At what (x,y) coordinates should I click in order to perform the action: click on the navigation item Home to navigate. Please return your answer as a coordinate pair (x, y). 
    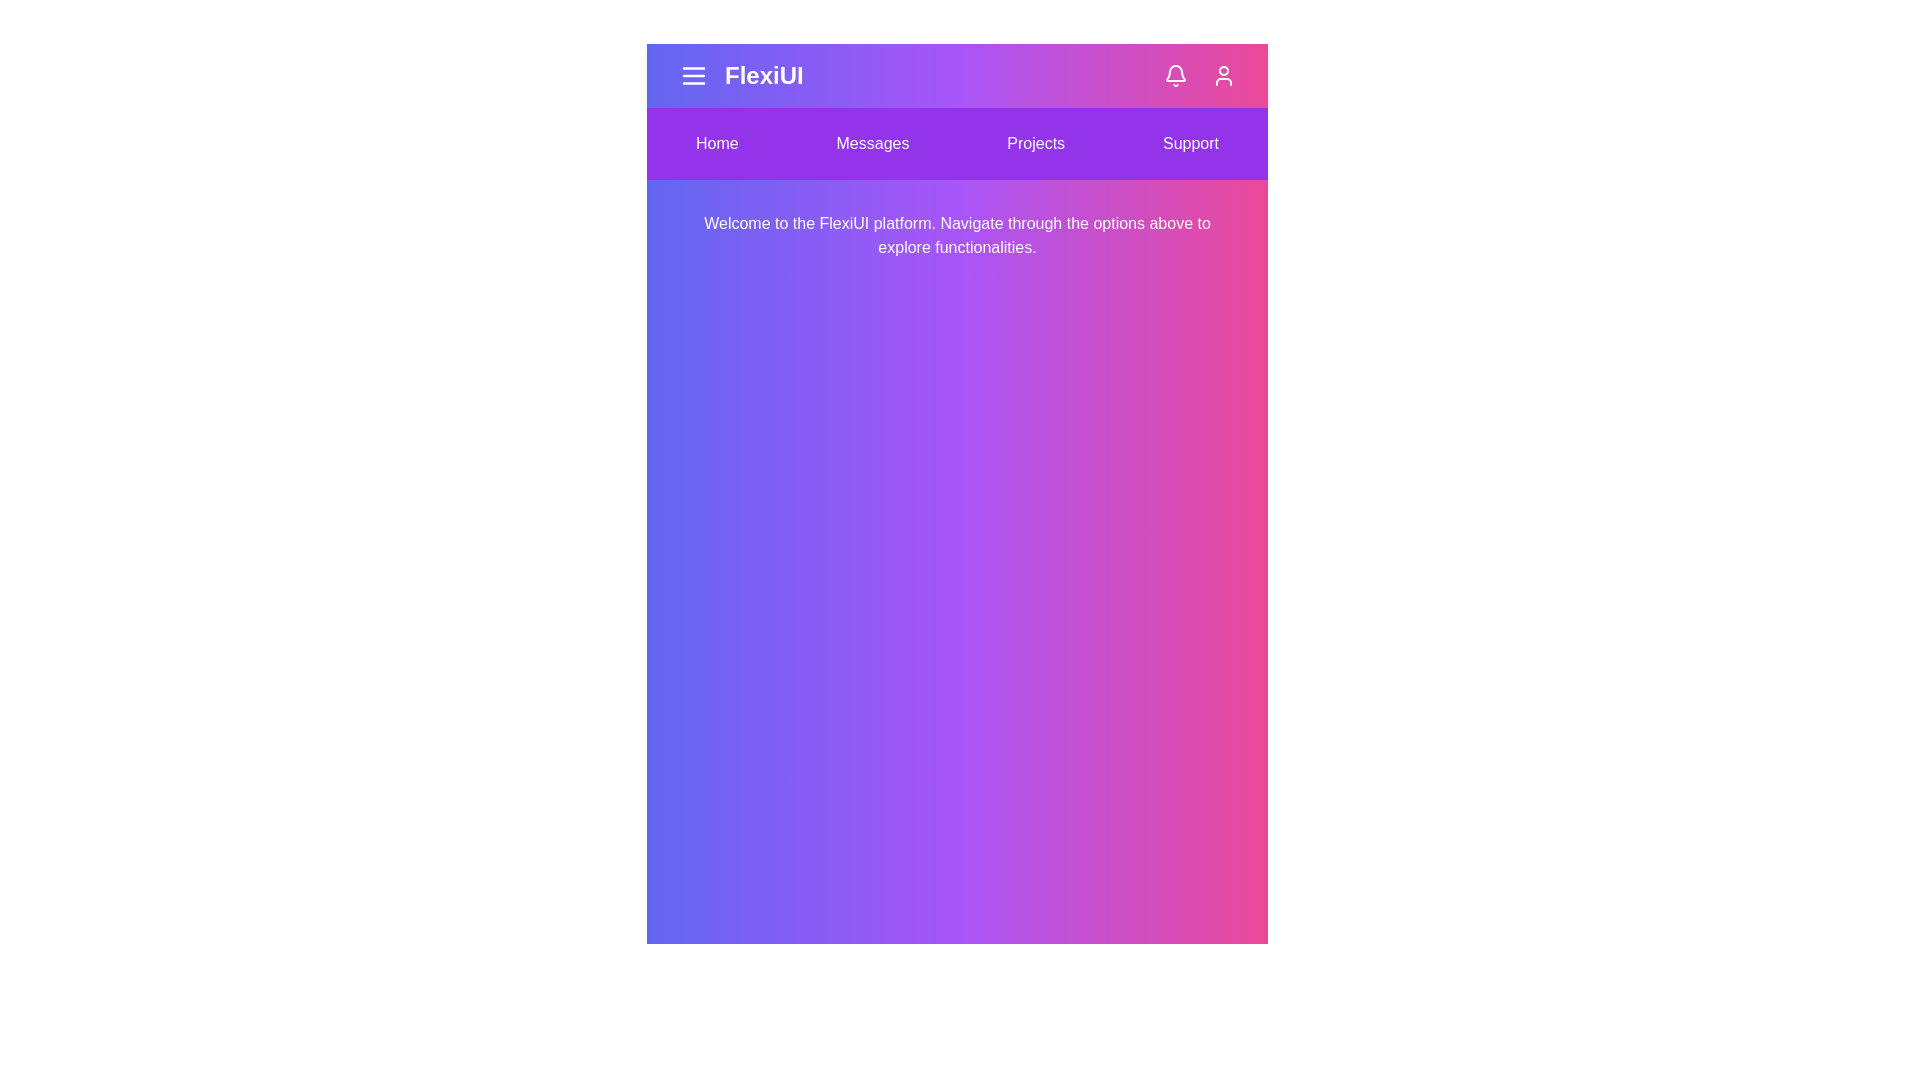
    Looking at the image, I should click on (716, 142).